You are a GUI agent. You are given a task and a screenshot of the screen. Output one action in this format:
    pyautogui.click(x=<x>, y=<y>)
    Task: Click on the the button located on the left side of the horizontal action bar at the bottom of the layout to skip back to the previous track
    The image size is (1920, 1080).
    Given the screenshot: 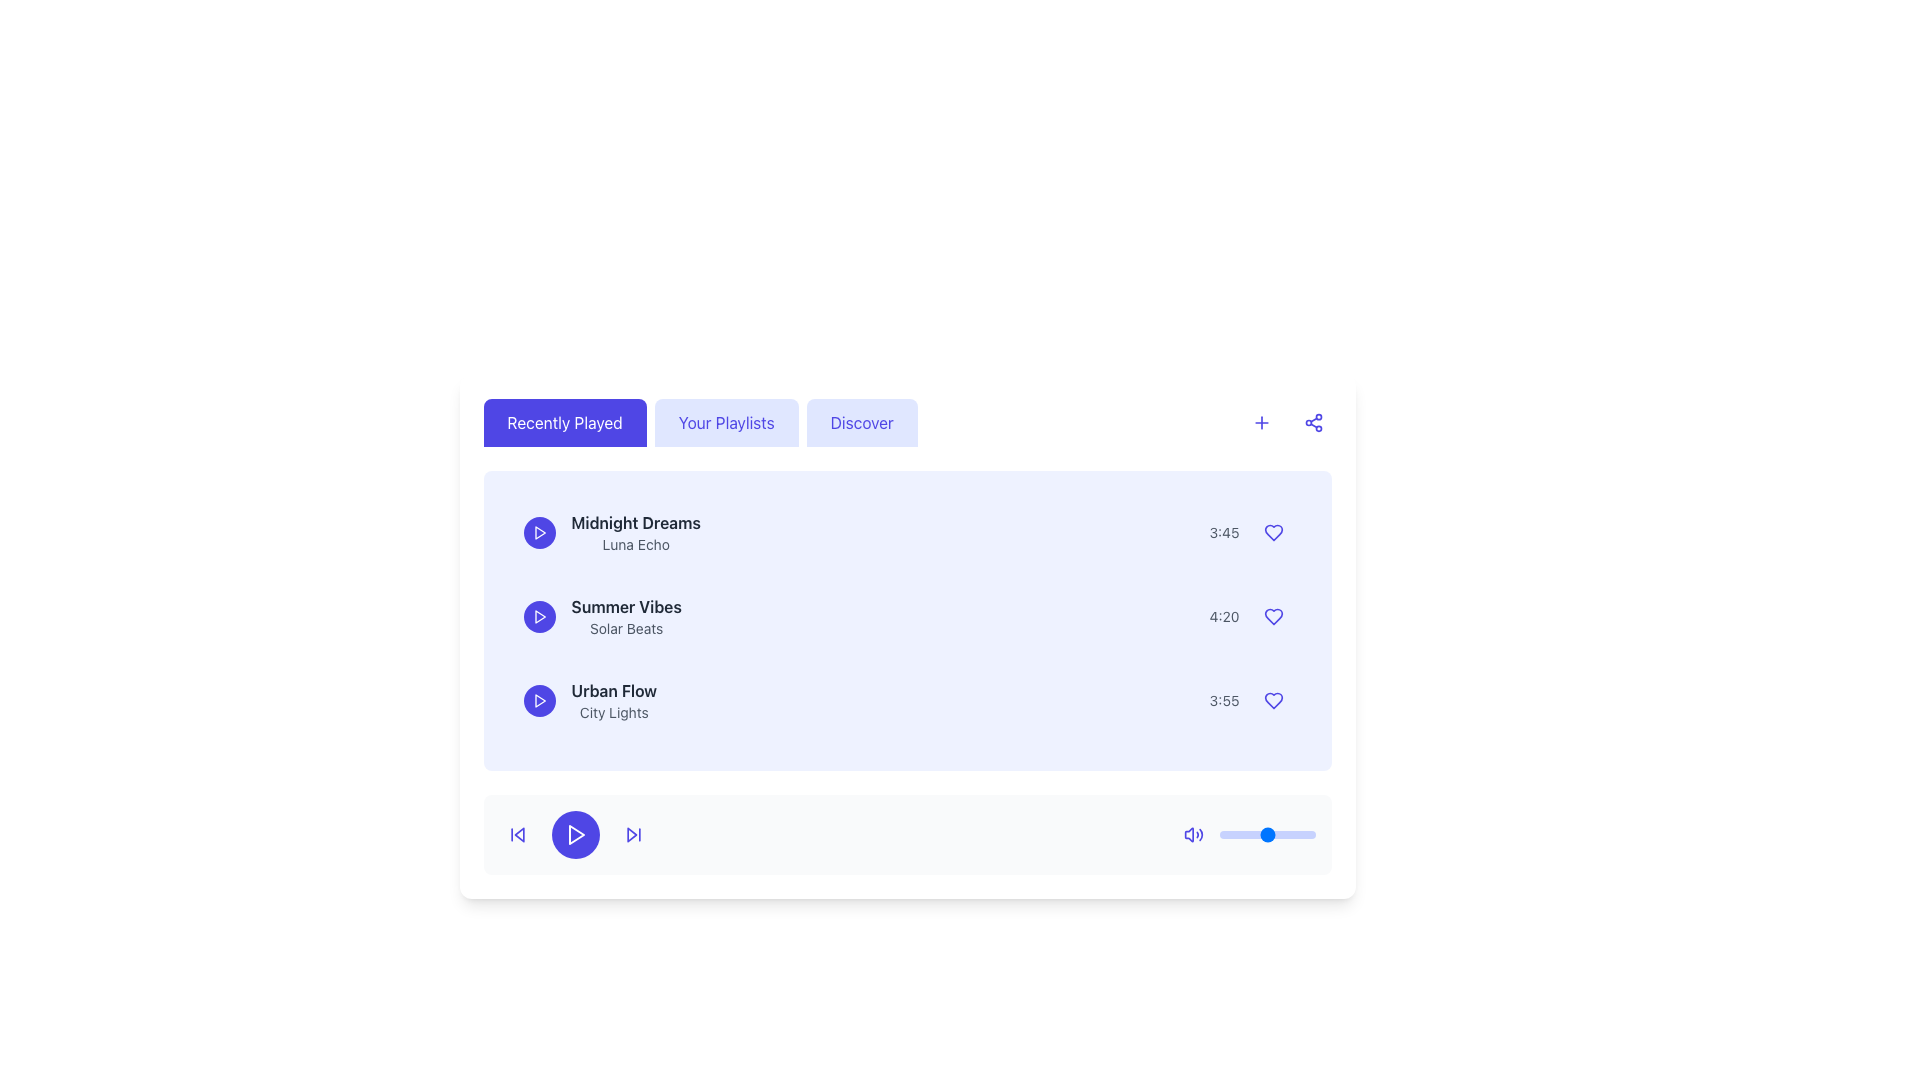 What is the action you would take?
    pyautogui.click(x=517, y=834)
    